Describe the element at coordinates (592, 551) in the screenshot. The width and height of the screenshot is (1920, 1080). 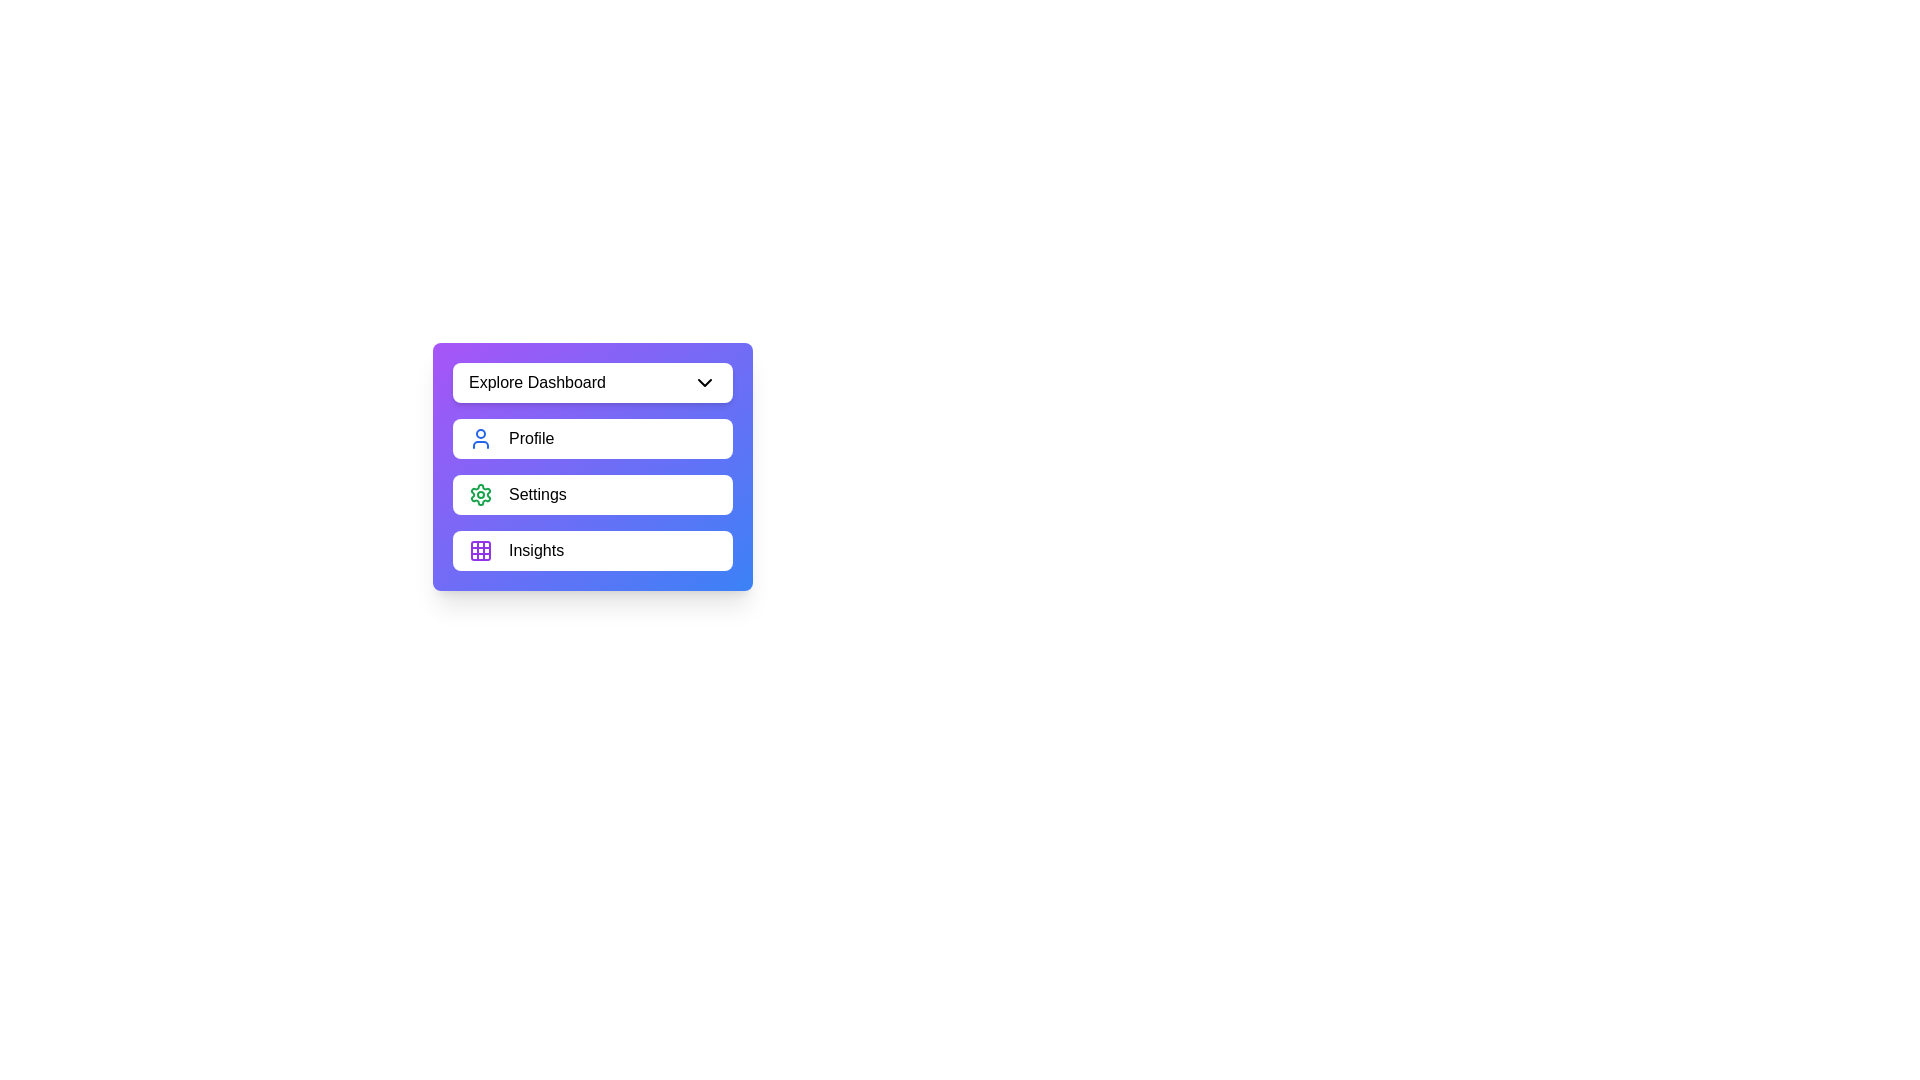
I see `the menu item Insights from the menu` at that location.